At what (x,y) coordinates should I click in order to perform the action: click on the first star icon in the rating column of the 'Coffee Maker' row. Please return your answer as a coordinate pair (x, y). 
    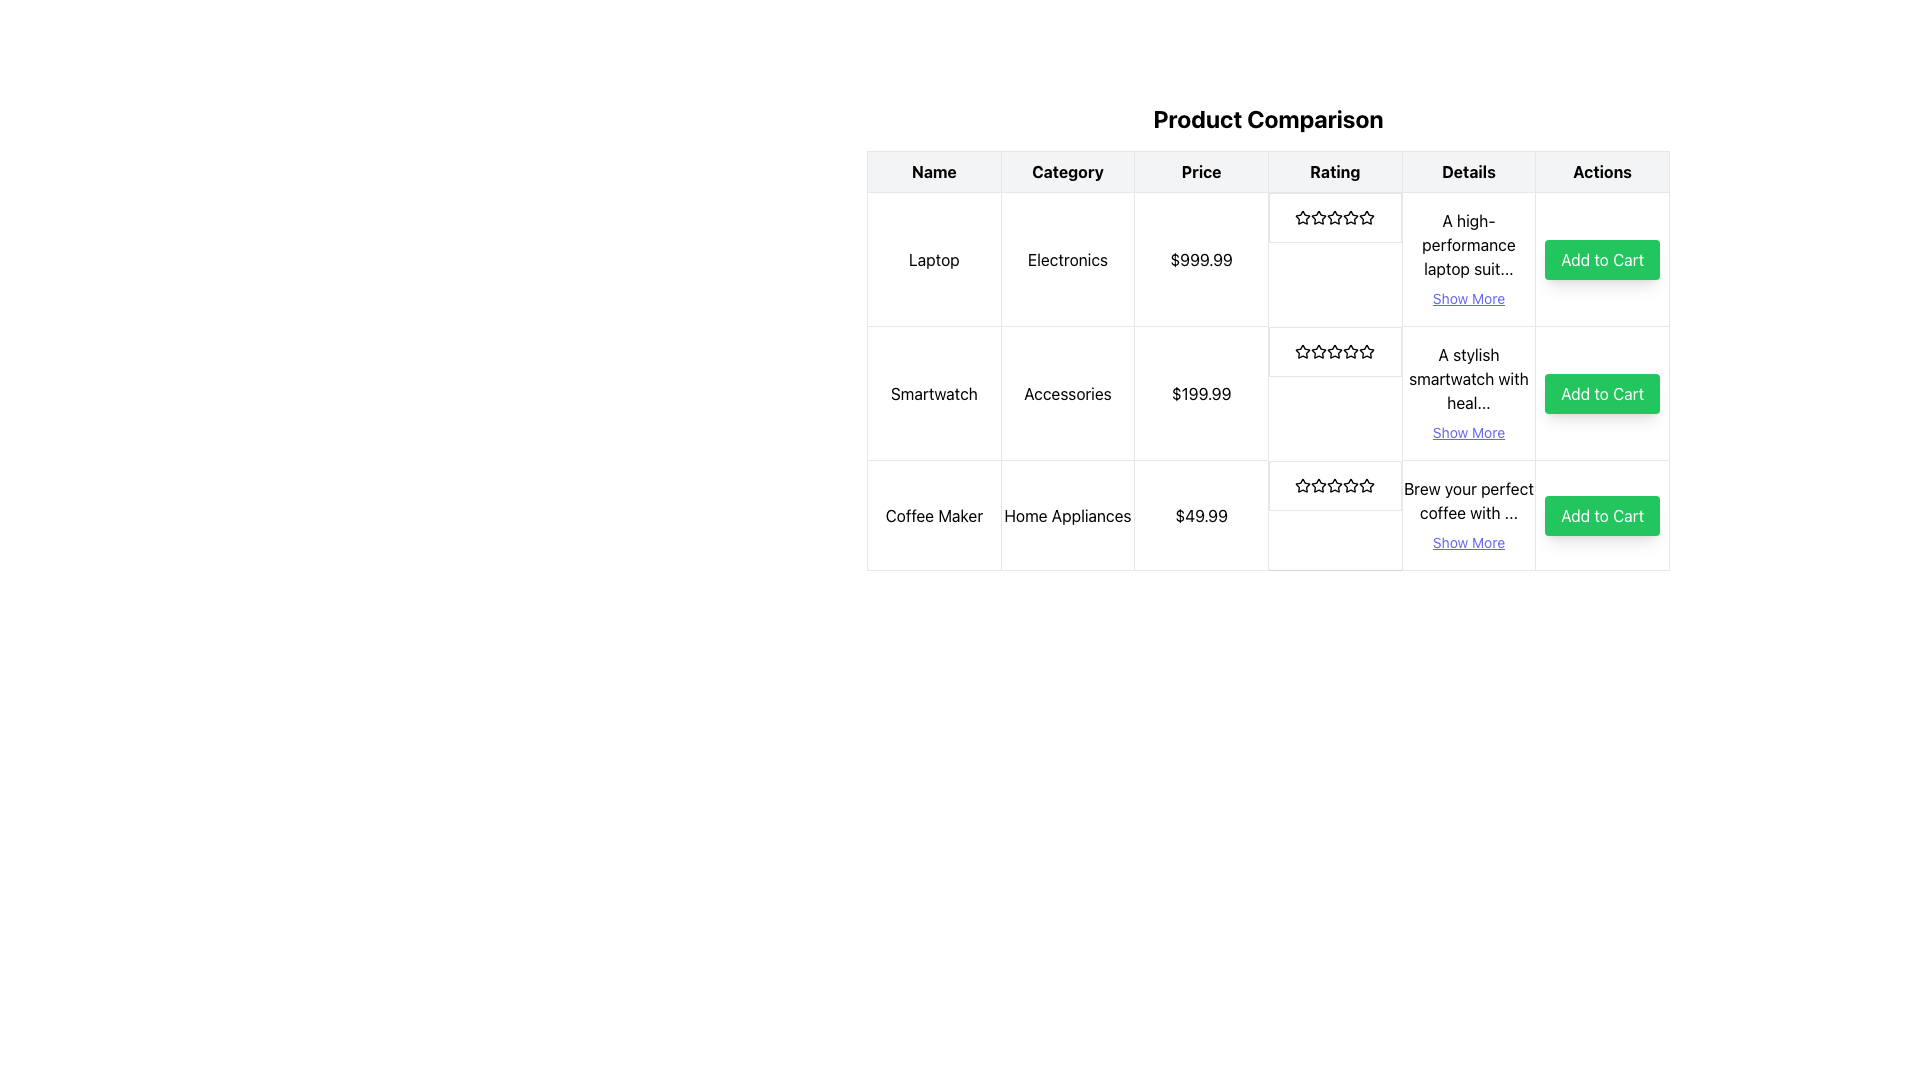
    Looking at the image, I should click on (1303, 485).